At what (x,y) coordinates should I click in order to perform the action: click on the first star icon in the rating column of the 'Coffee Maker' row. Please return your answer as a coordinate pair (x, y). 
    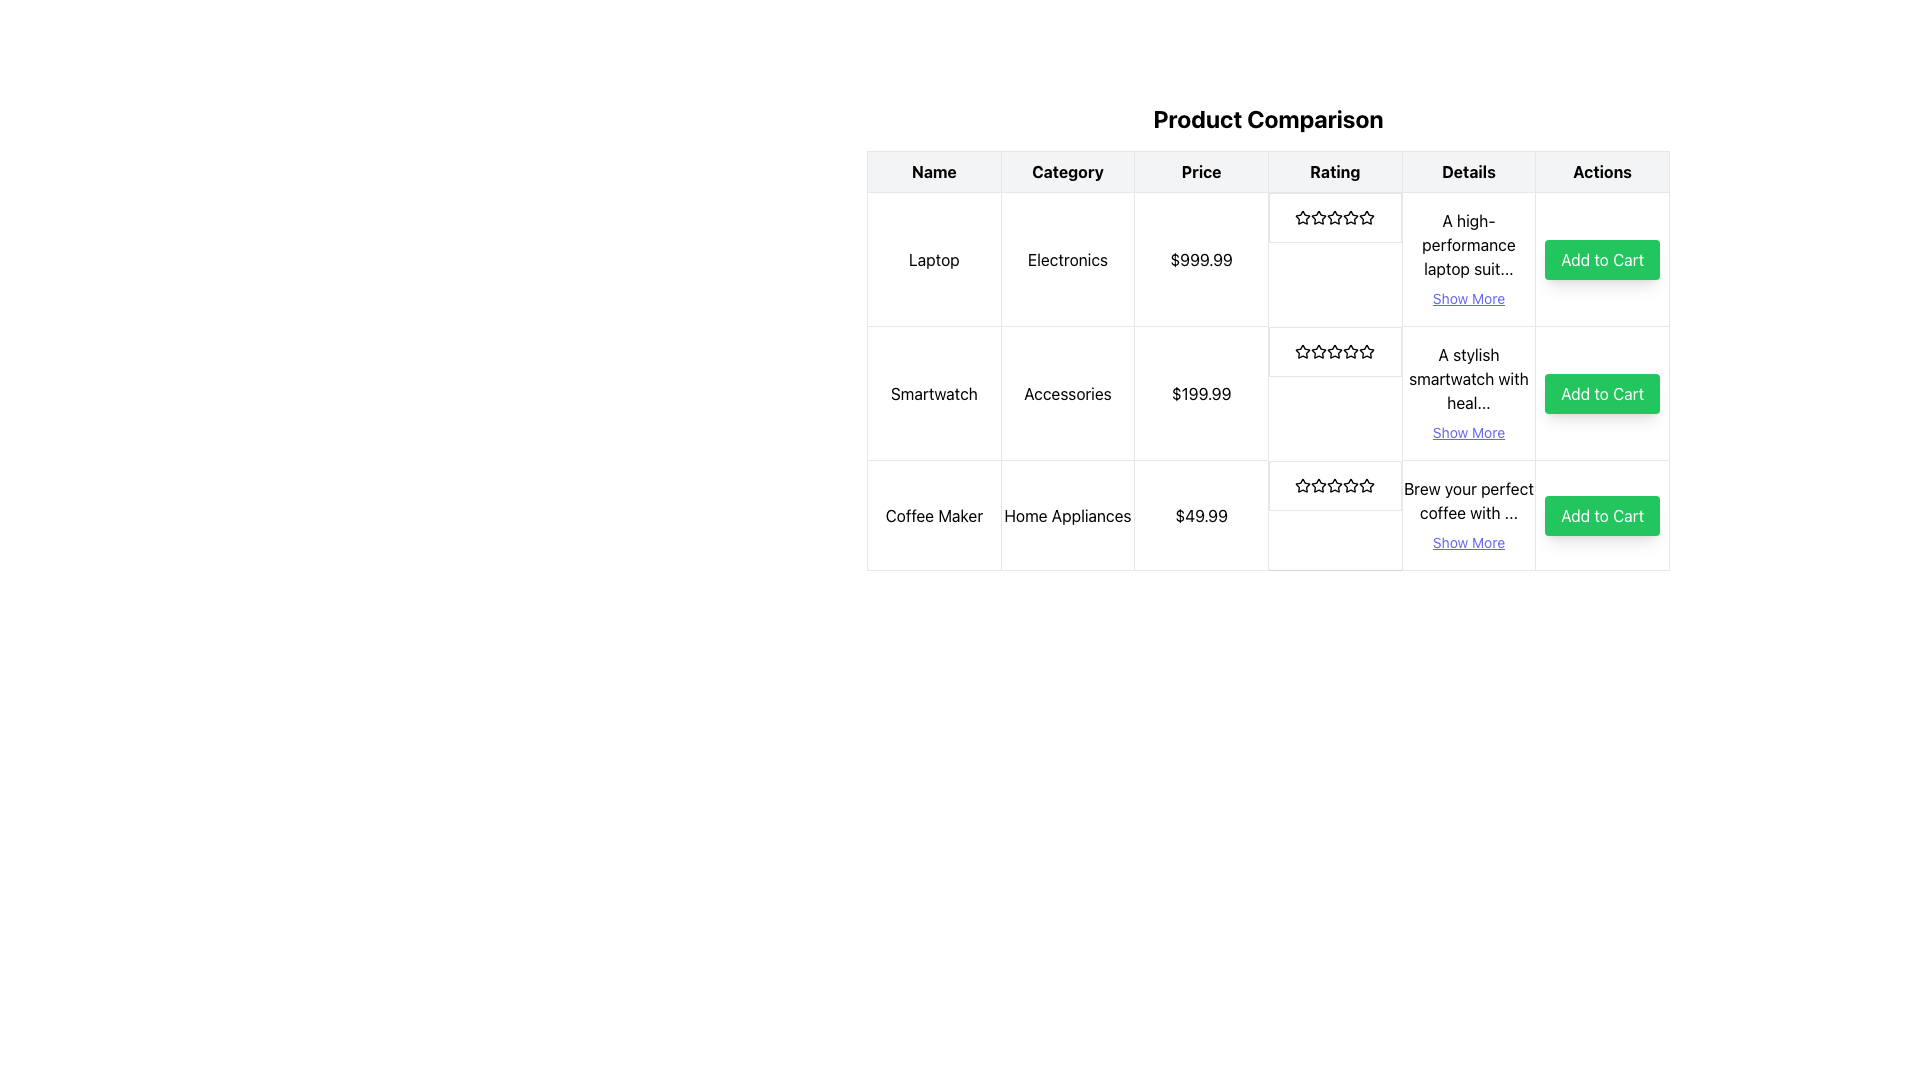
    Looking at the image, I should click on (1303, 485).